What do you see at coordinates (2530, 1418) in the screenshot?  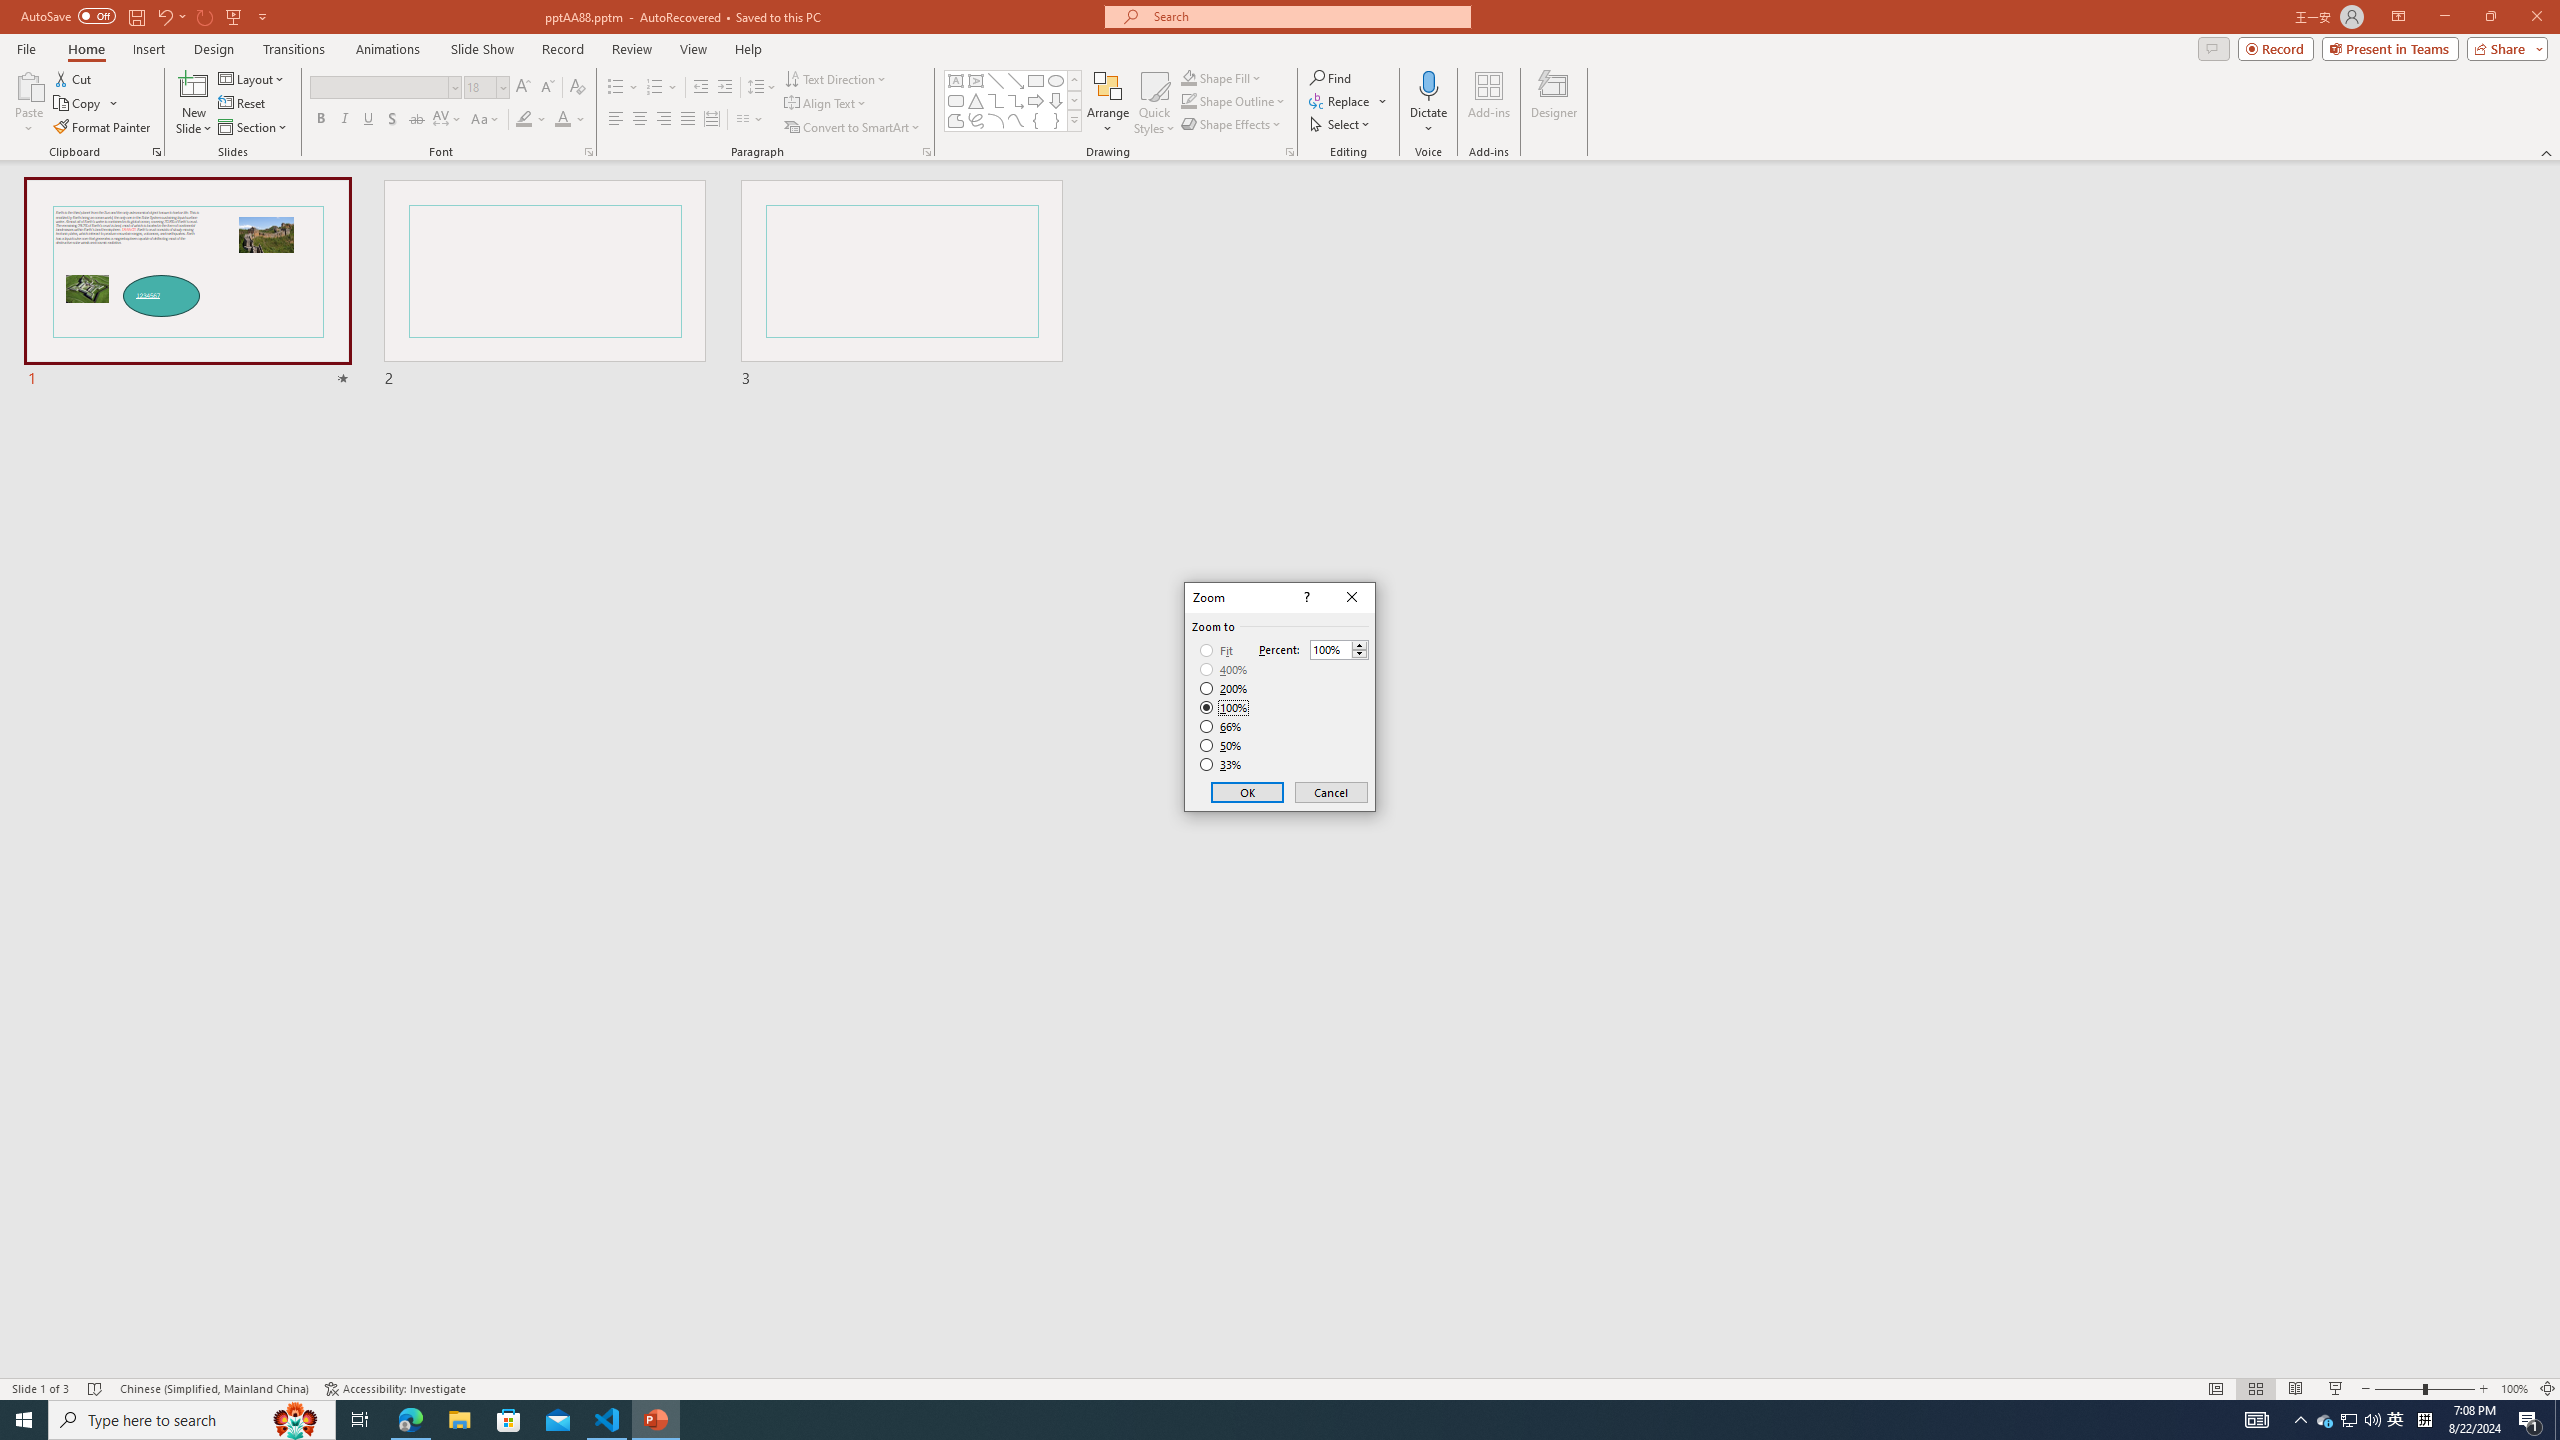 I see `'Action Center, 1 new notification'` at bounding box center [2530, 1418].